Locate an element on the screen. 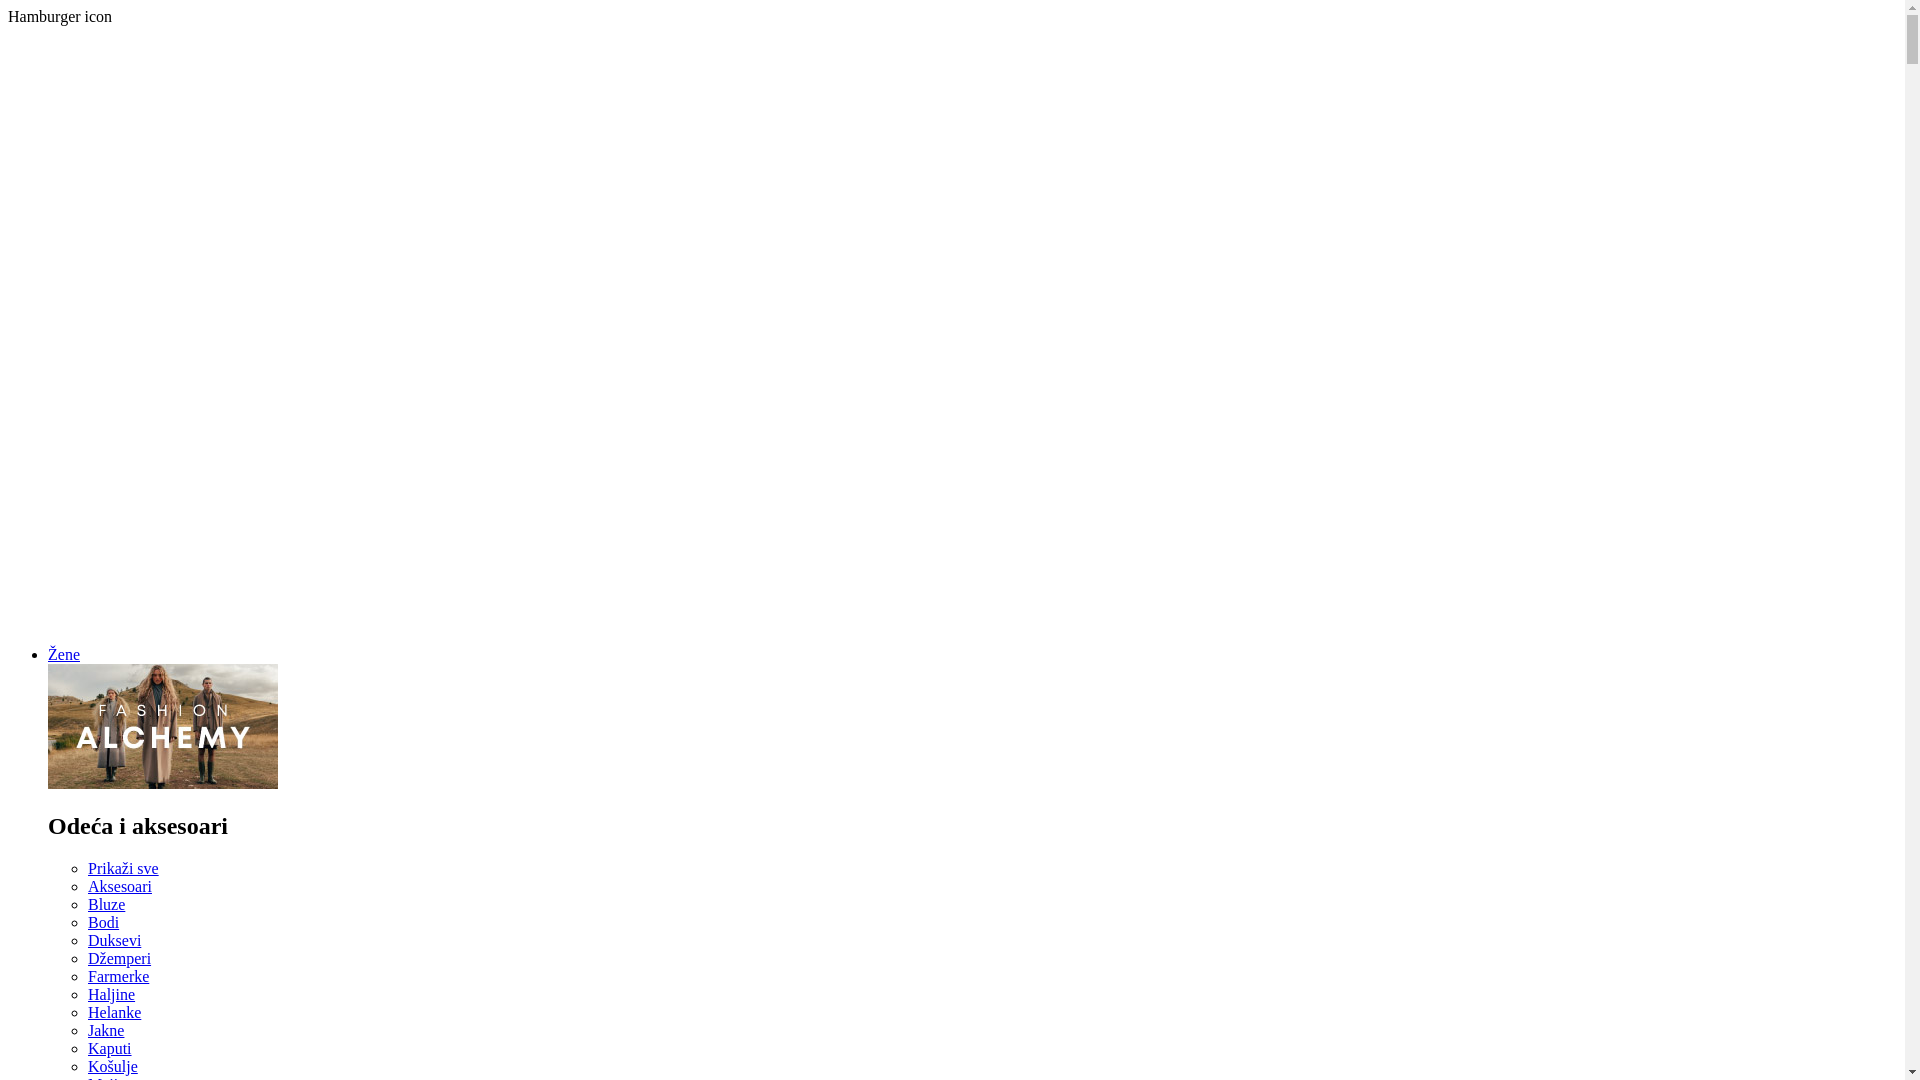  'Kaputi' is located at coordinates (109, 1047).